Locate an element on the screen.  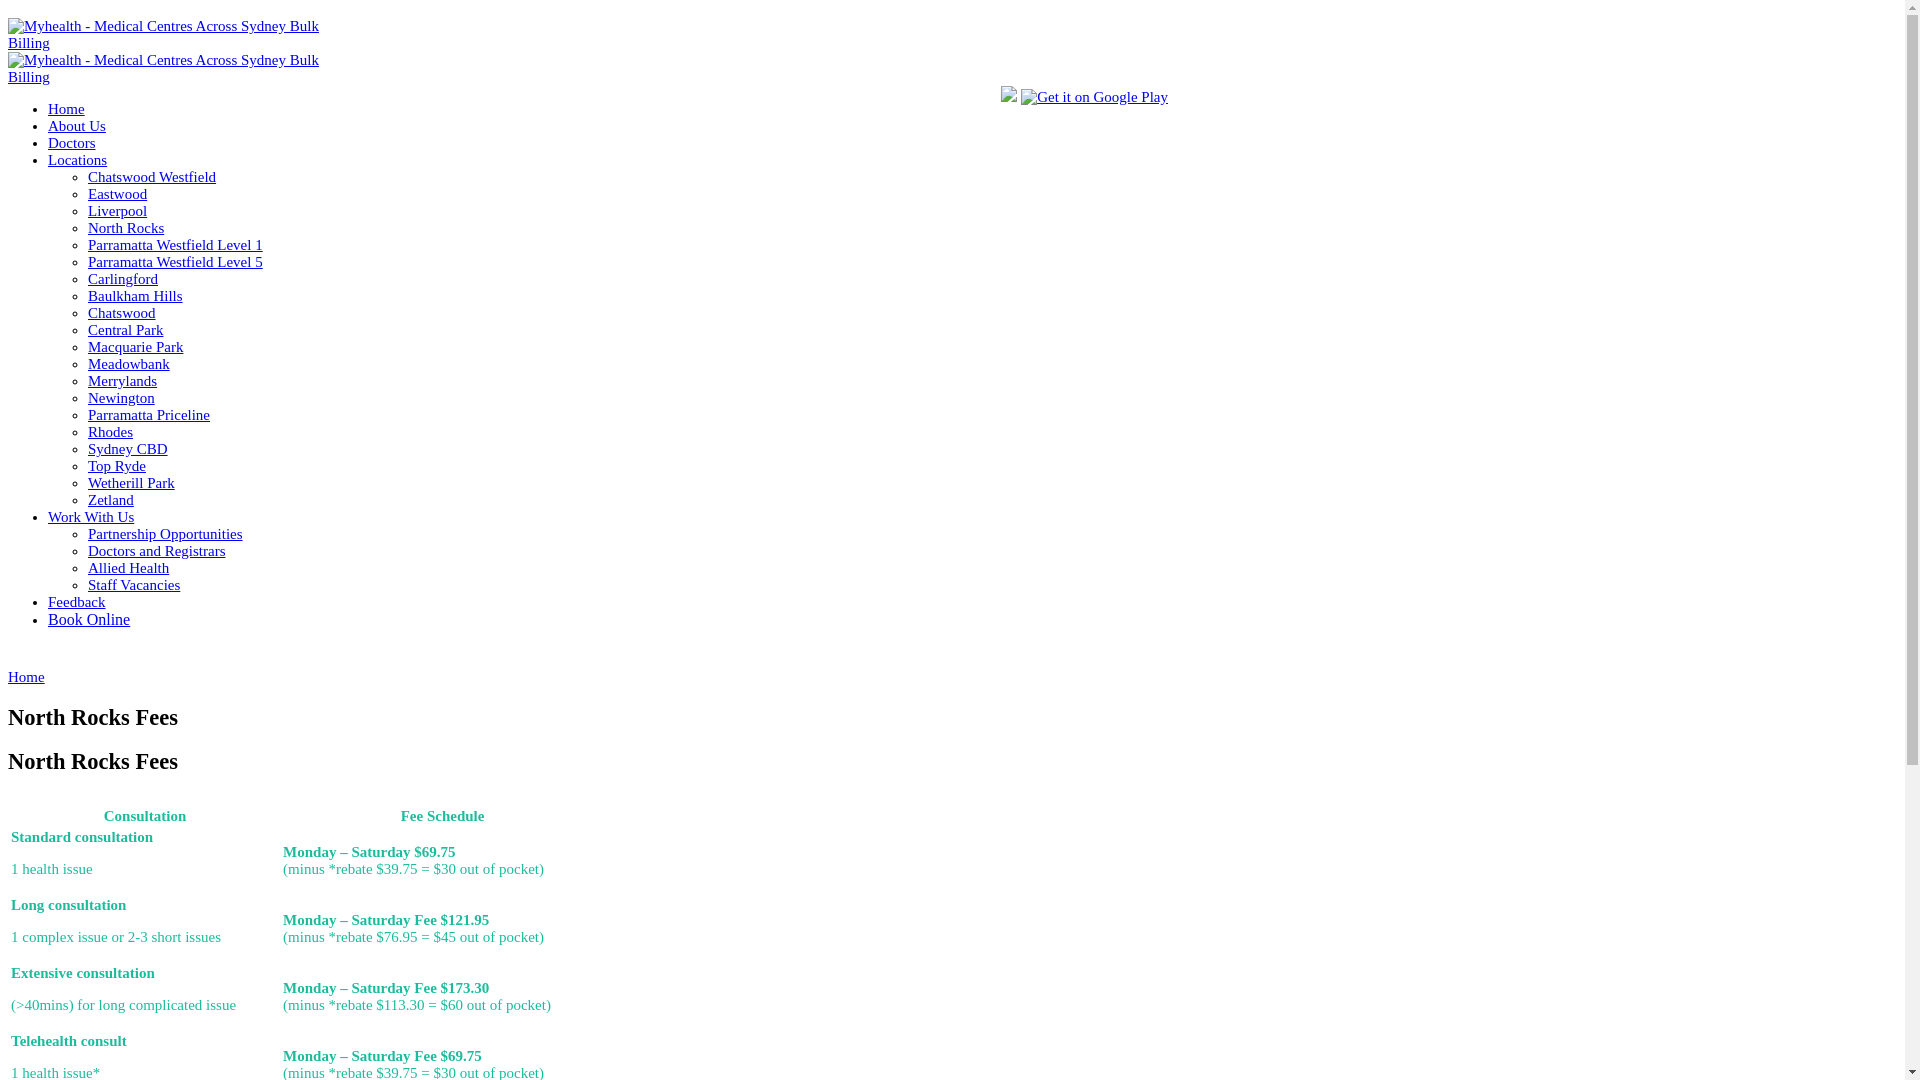
'Book Online' is located at coordinates (88, 618).